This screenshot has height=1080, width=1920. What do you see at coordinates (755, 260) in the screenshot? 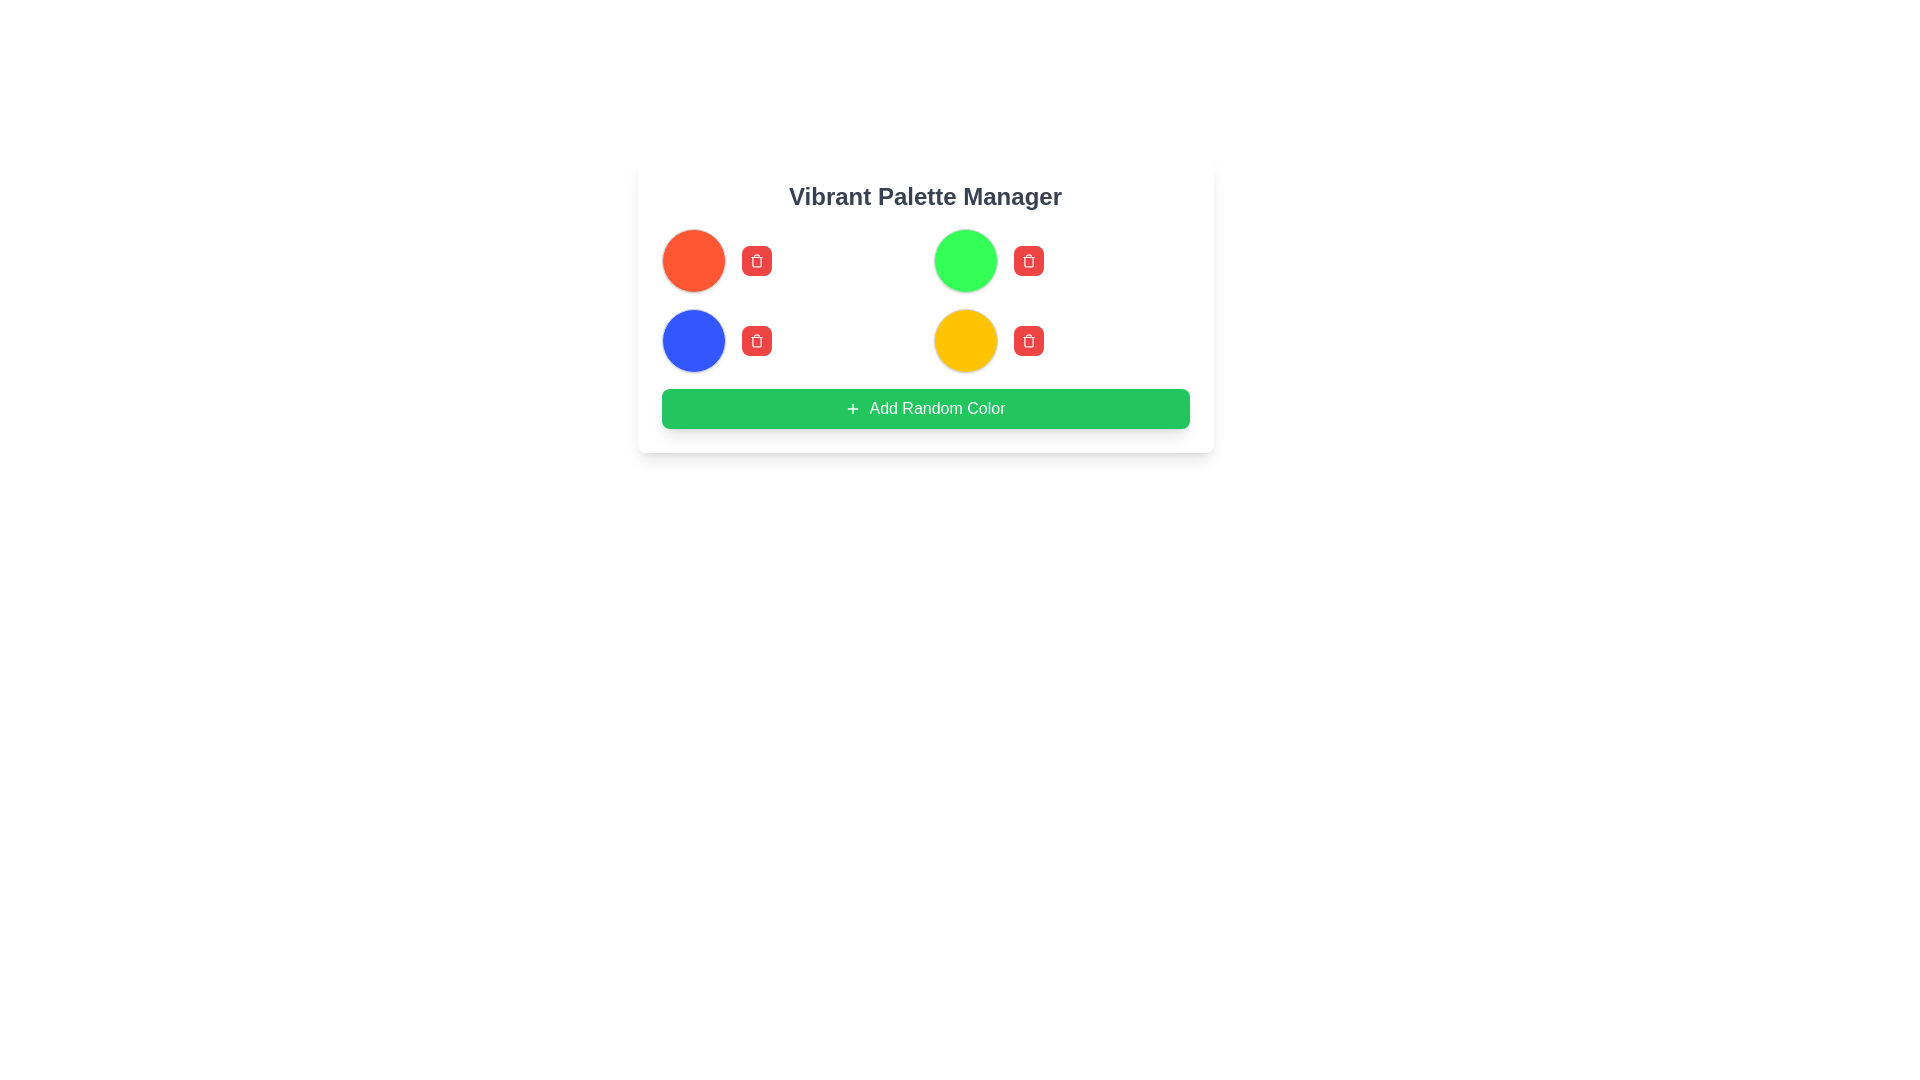
I see `the small, square button with rounded corners, red background, and white trashcan icon located under 'Vibrant Palette Manager'` at bounding box center [755, 260].